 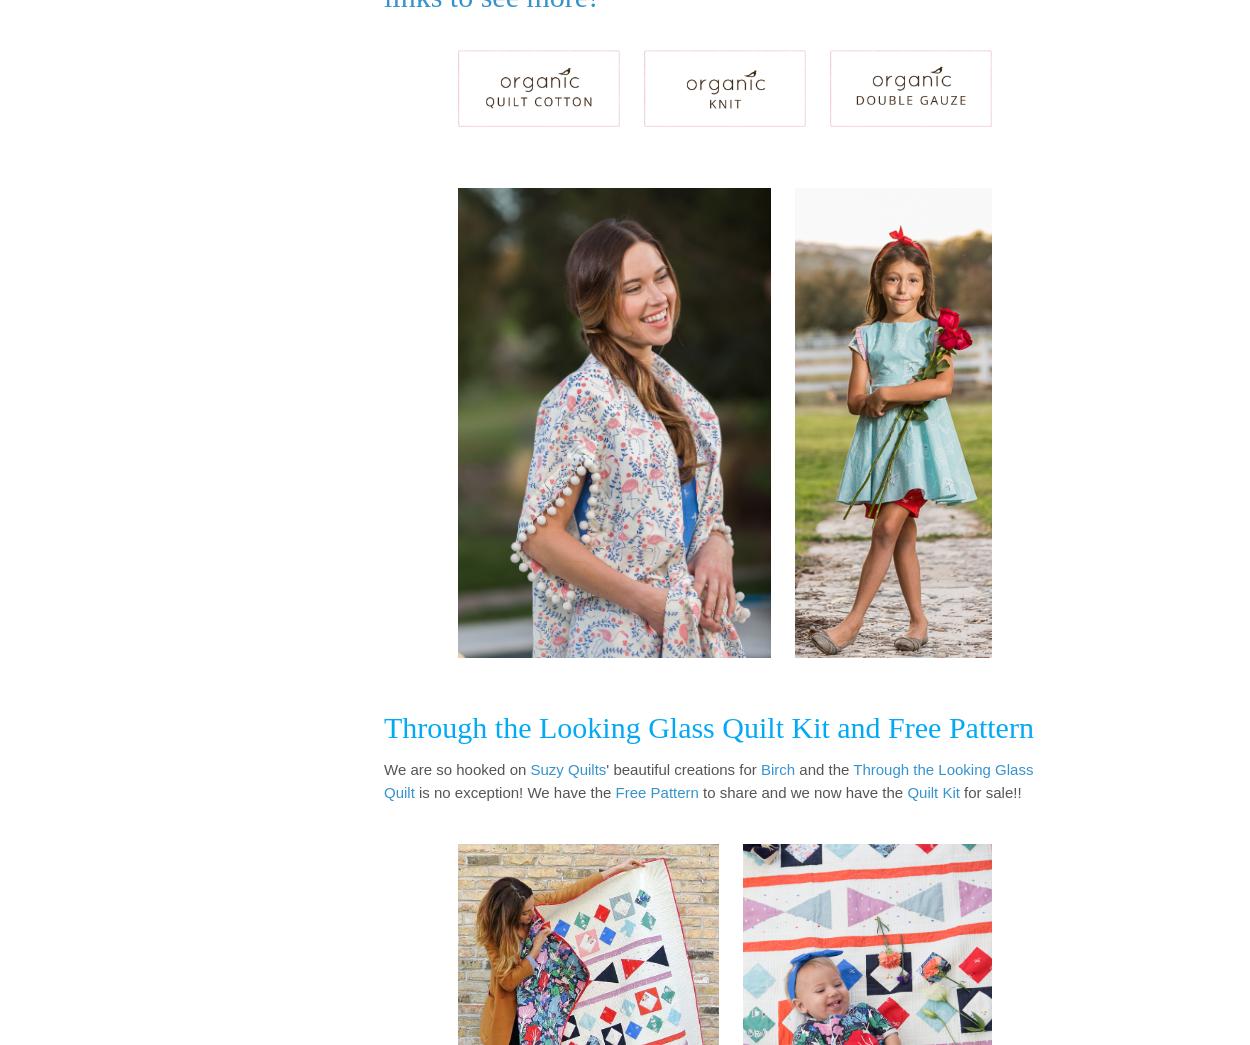 I want to click on 'is no exception! We have the', so click(x=414, y=791).